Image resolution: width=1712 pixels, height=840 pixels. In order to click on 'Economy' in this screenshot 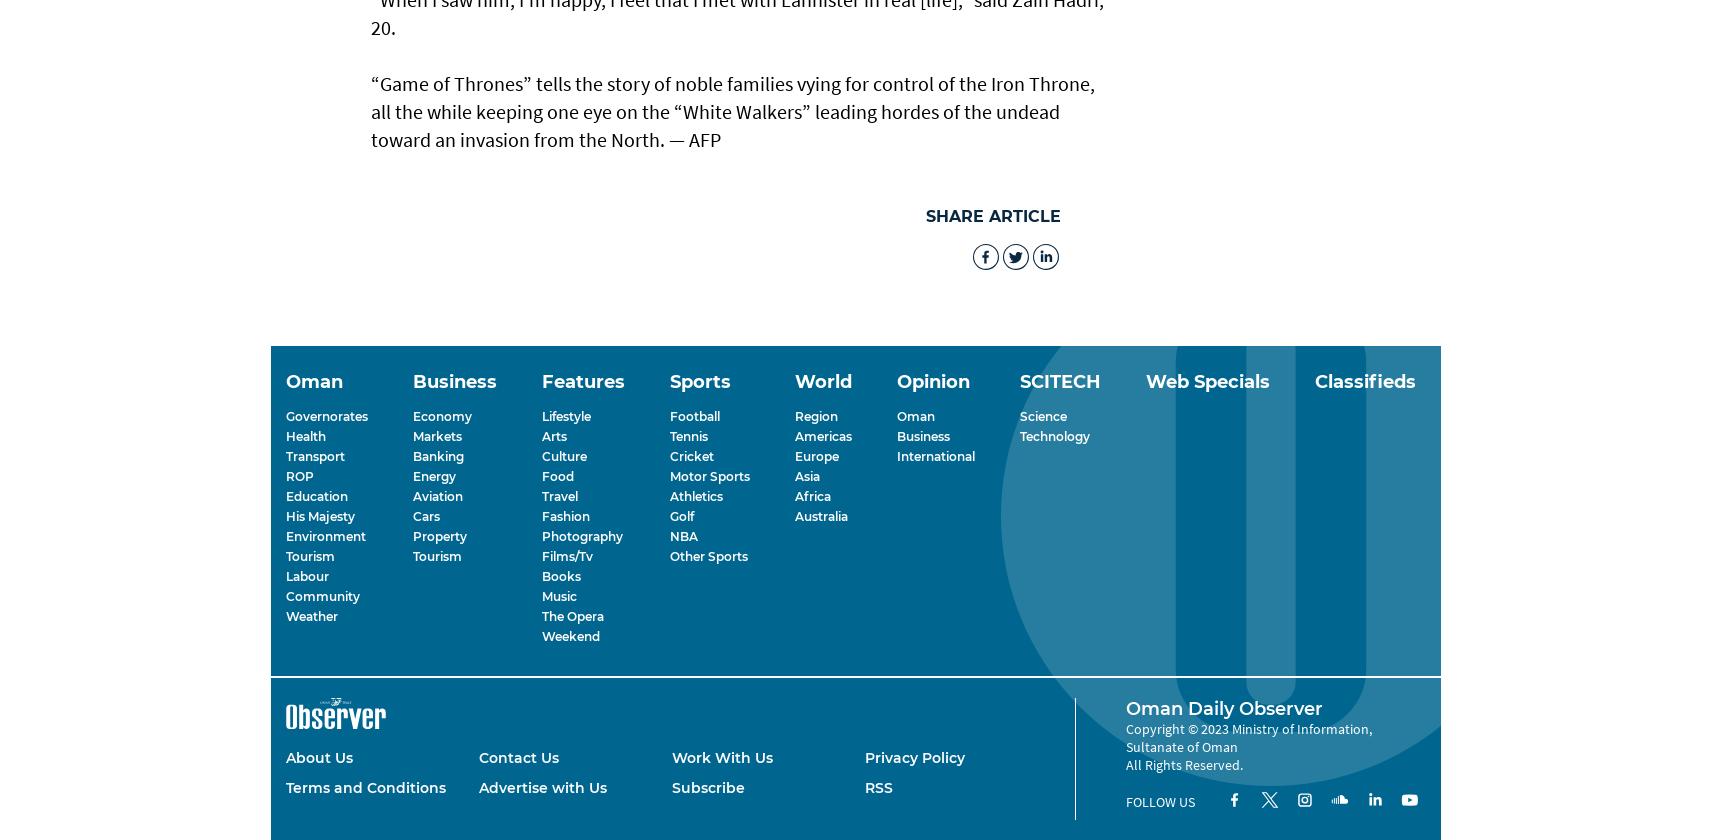, I will do `click(412, 415)`.